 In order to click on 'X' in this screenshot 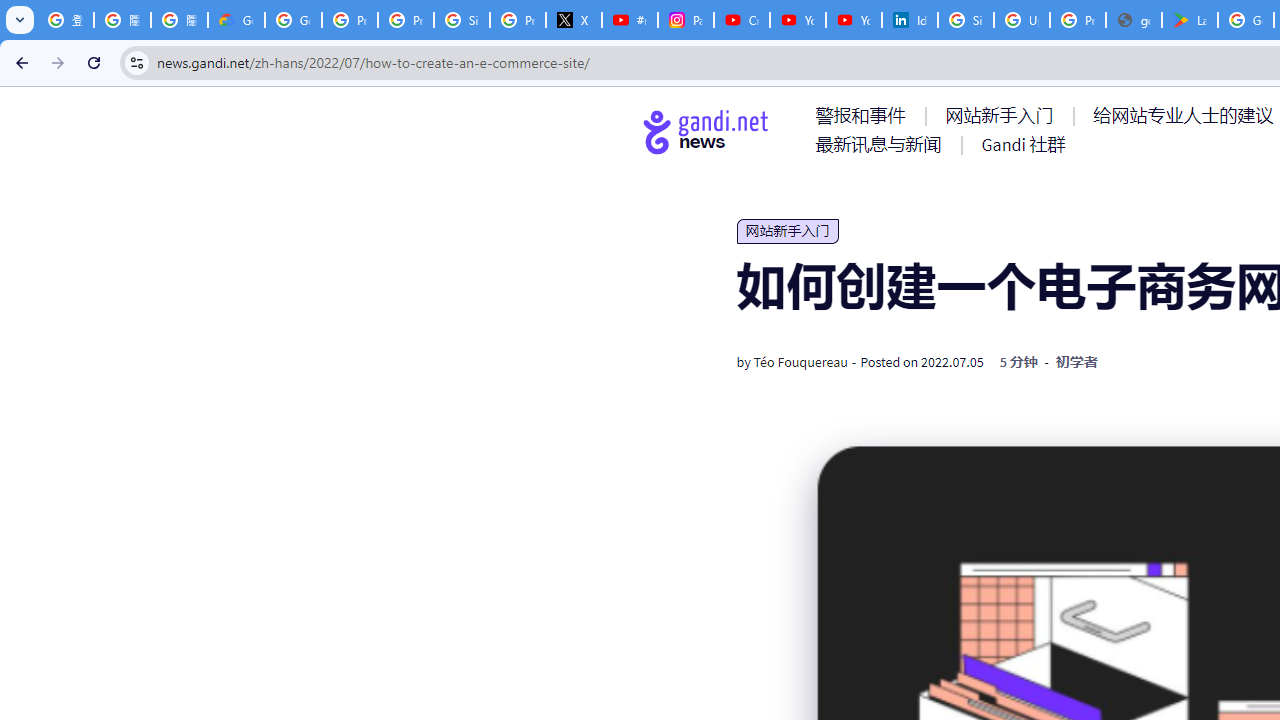, I will do `click(573, 20)`.